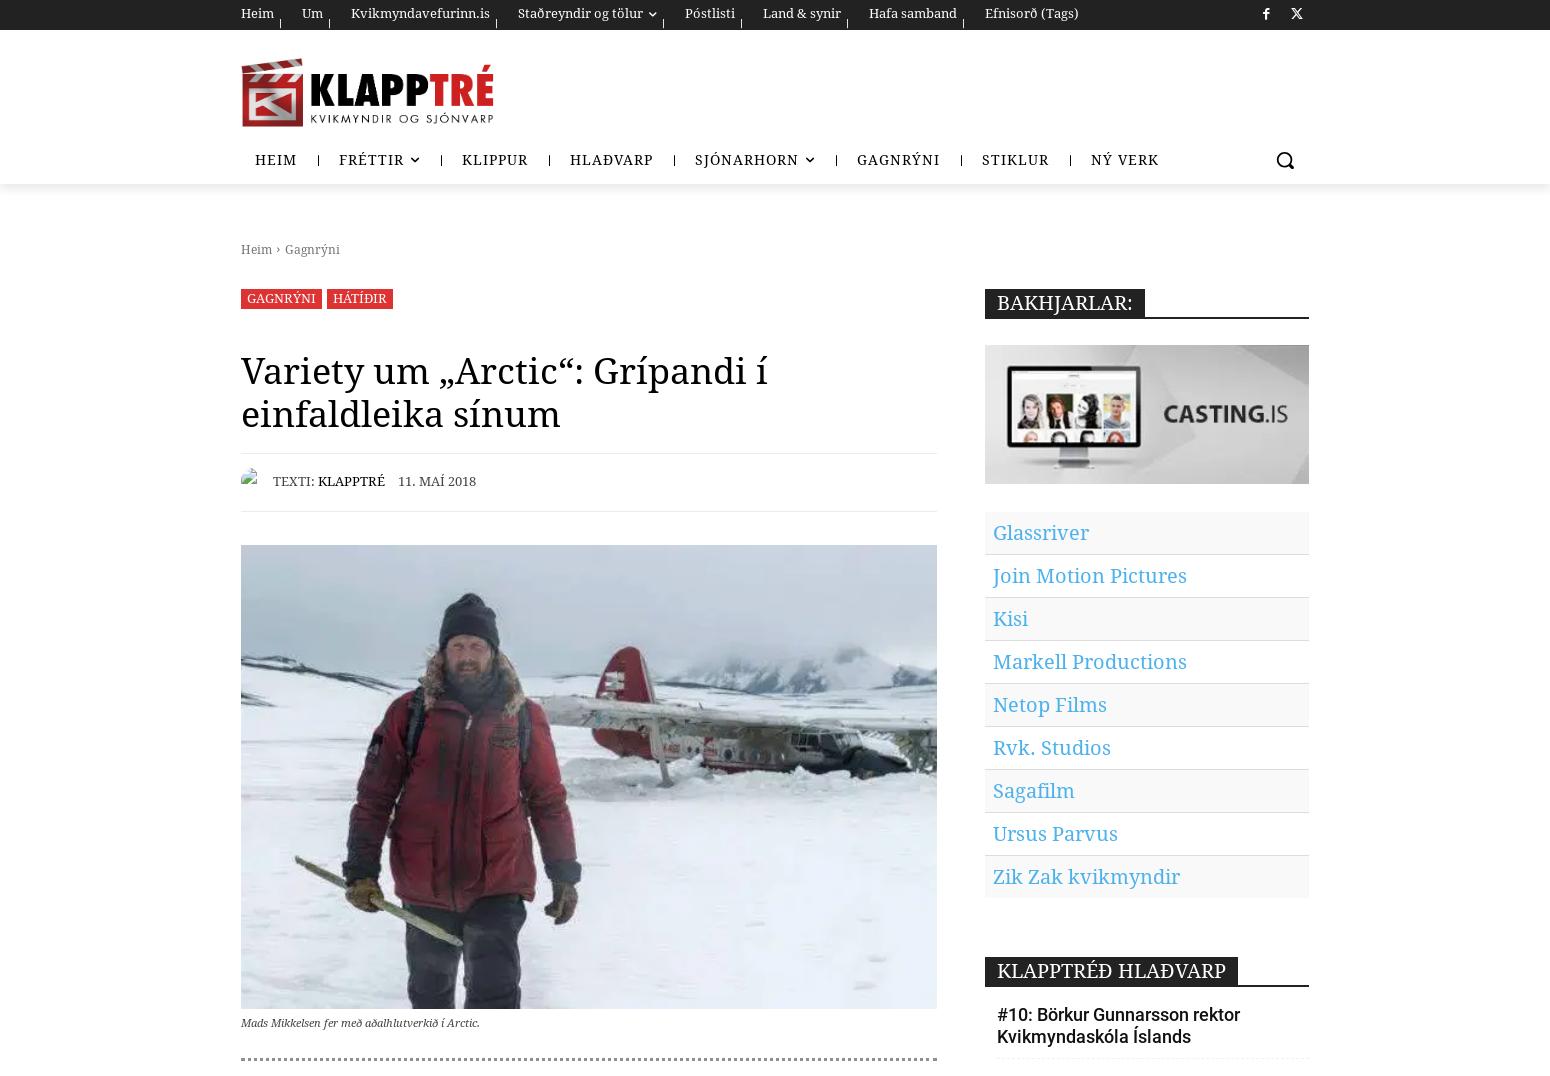  What do you see at coordinates (1015, 160) in the screenshot?
I see `'Stiklur'` at bounding box center [1015, 160].